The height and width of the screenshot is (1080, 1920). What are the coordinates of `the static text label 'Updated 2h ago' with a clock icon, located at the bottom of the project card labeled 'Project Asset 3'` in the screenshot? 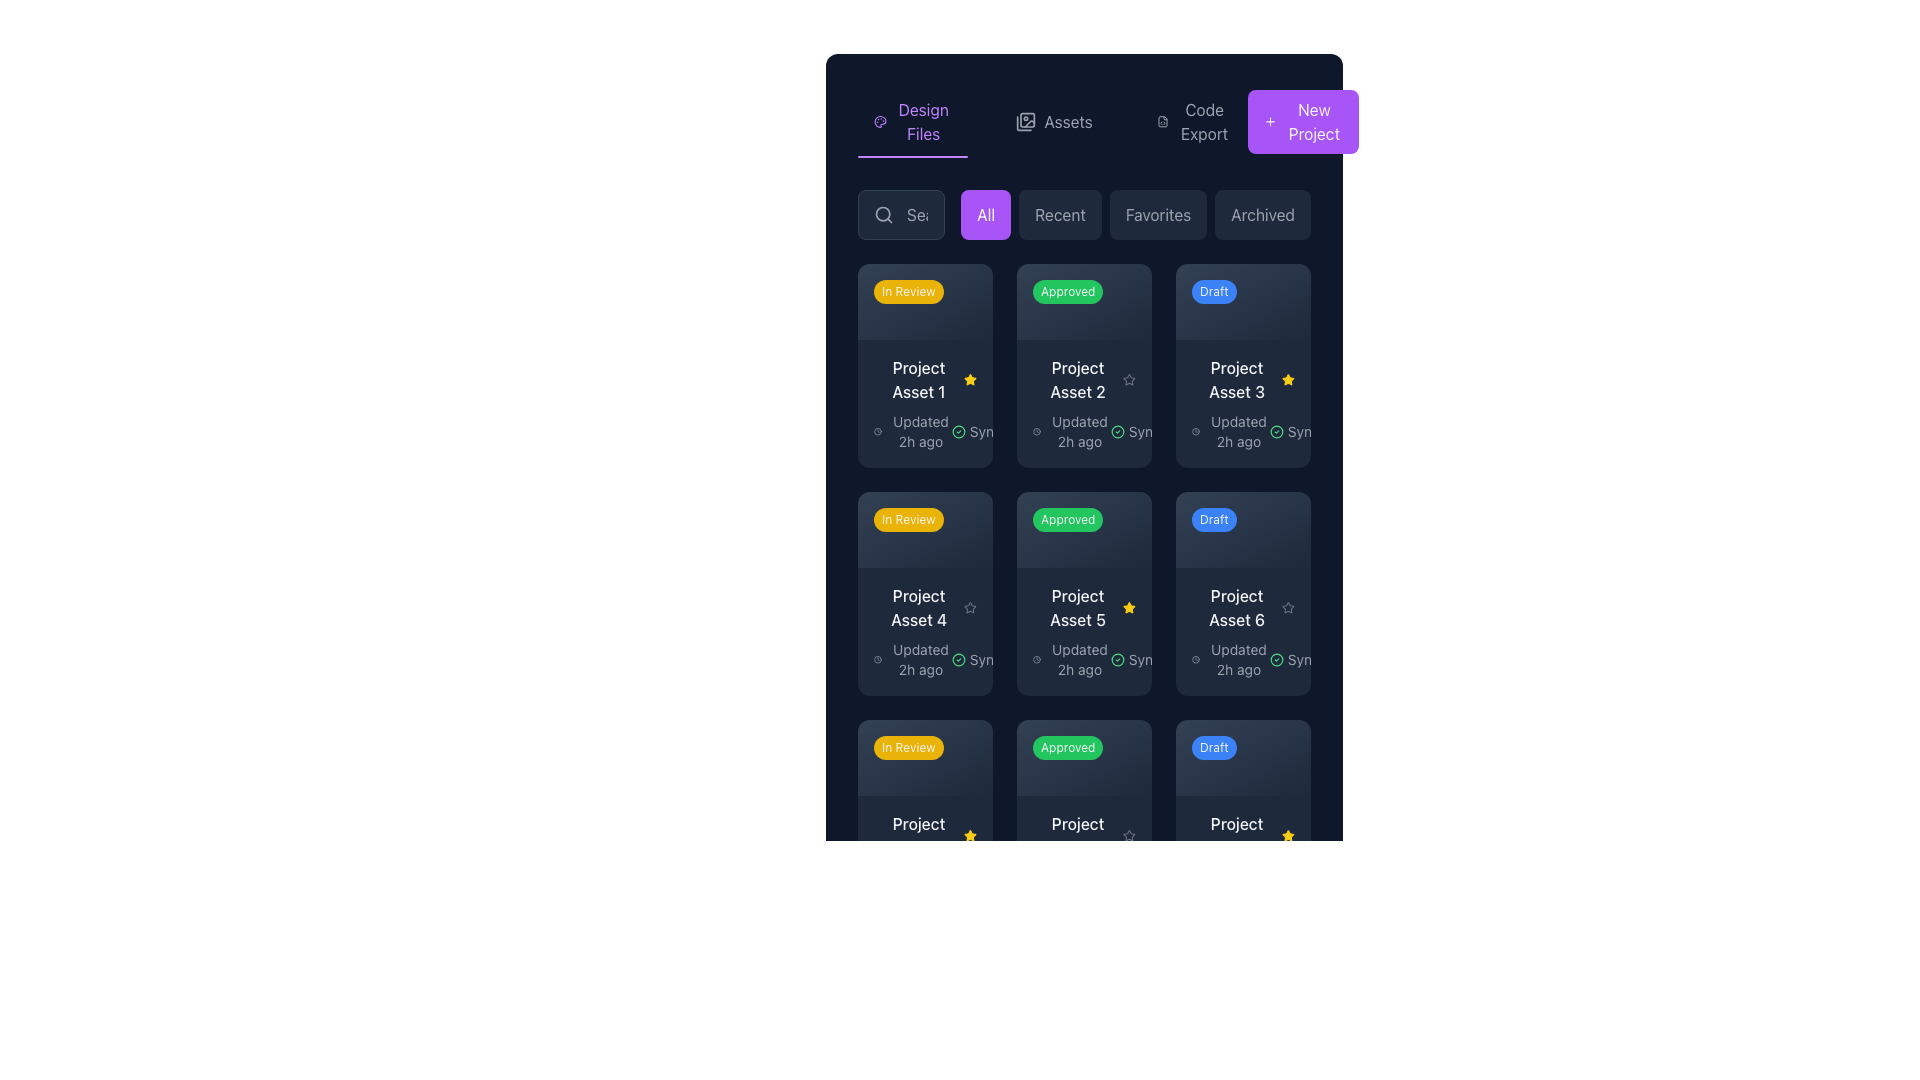 It's located at (1229, 430).